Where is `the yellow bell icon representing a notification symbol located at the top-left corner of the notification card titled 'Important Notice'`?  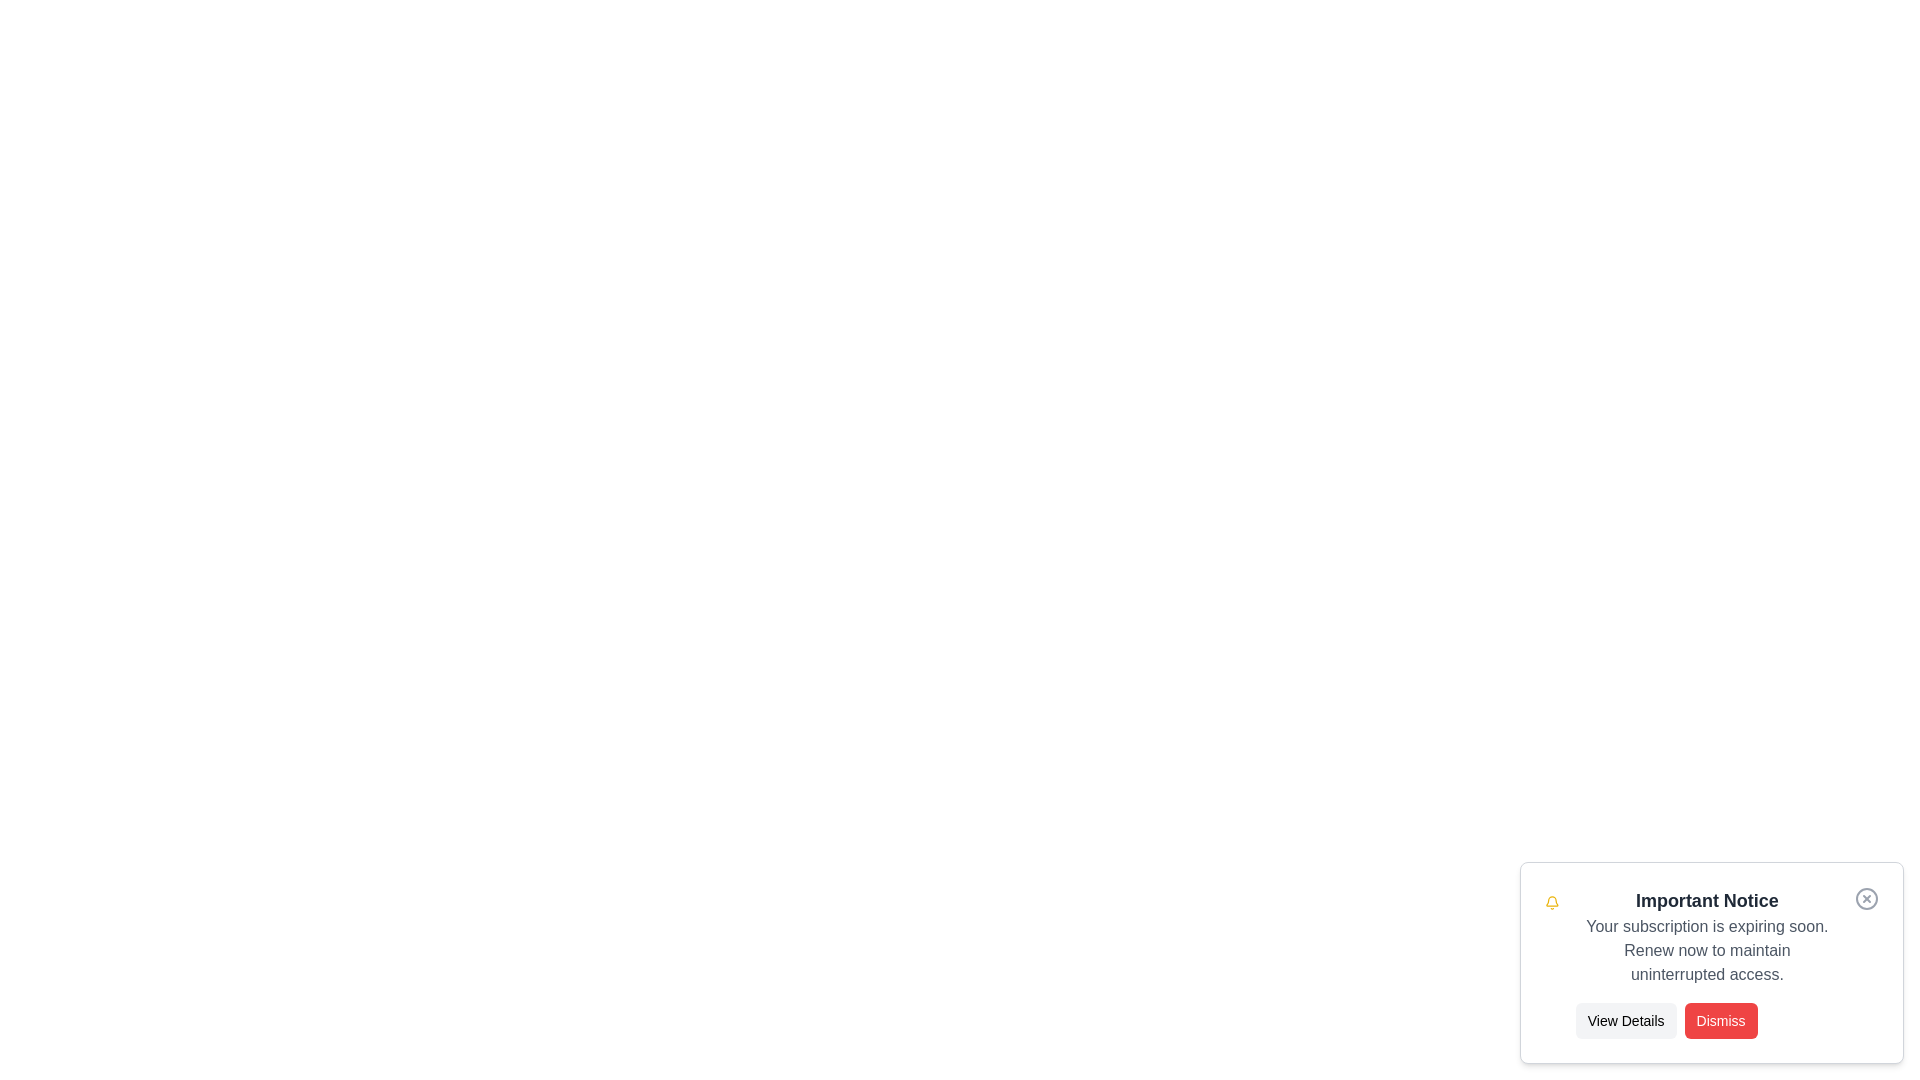
the yellow bell icon representing a notification symbol located at the top-left corner of the notification card titled 'Important Notice' is located at coordinates (1551, 902).